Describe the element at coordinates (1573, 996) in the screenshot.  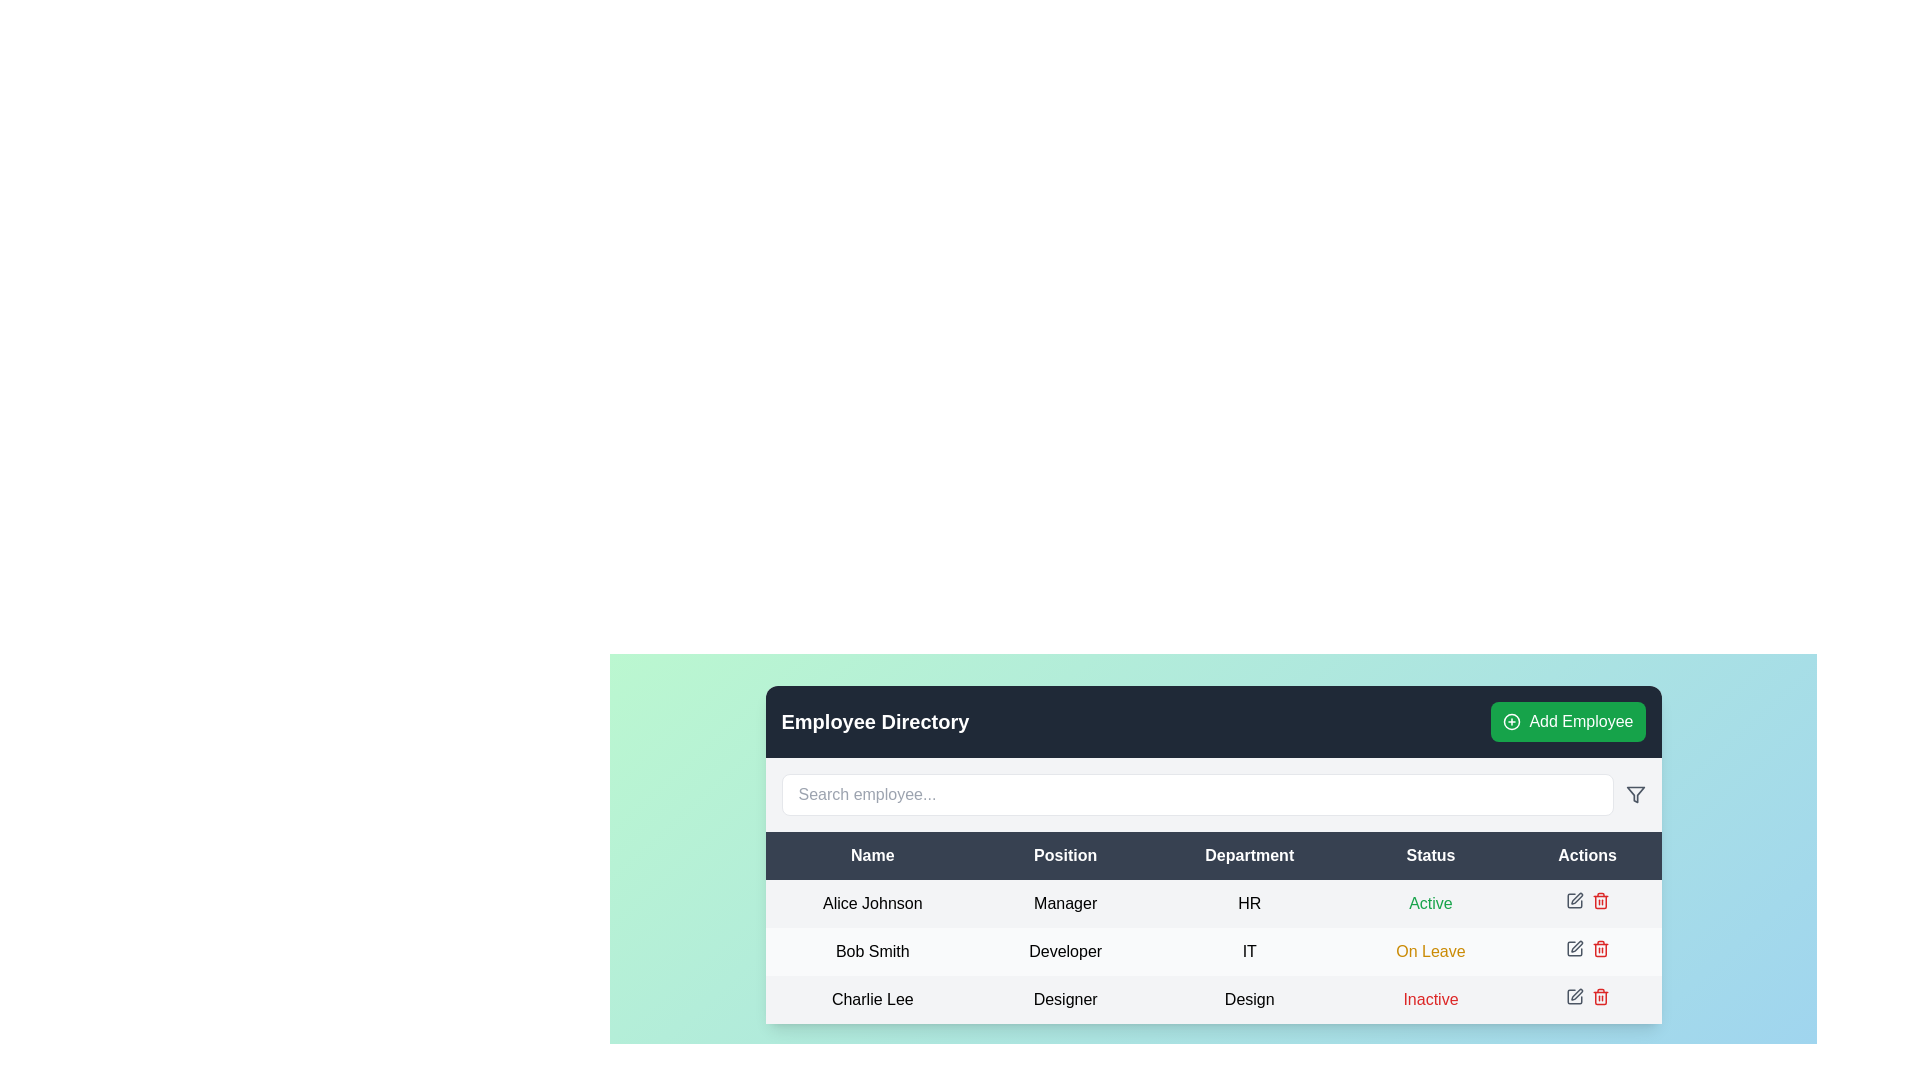
I see `the edit action button for 'Charlie Lee' in the third row of the table` at that location.